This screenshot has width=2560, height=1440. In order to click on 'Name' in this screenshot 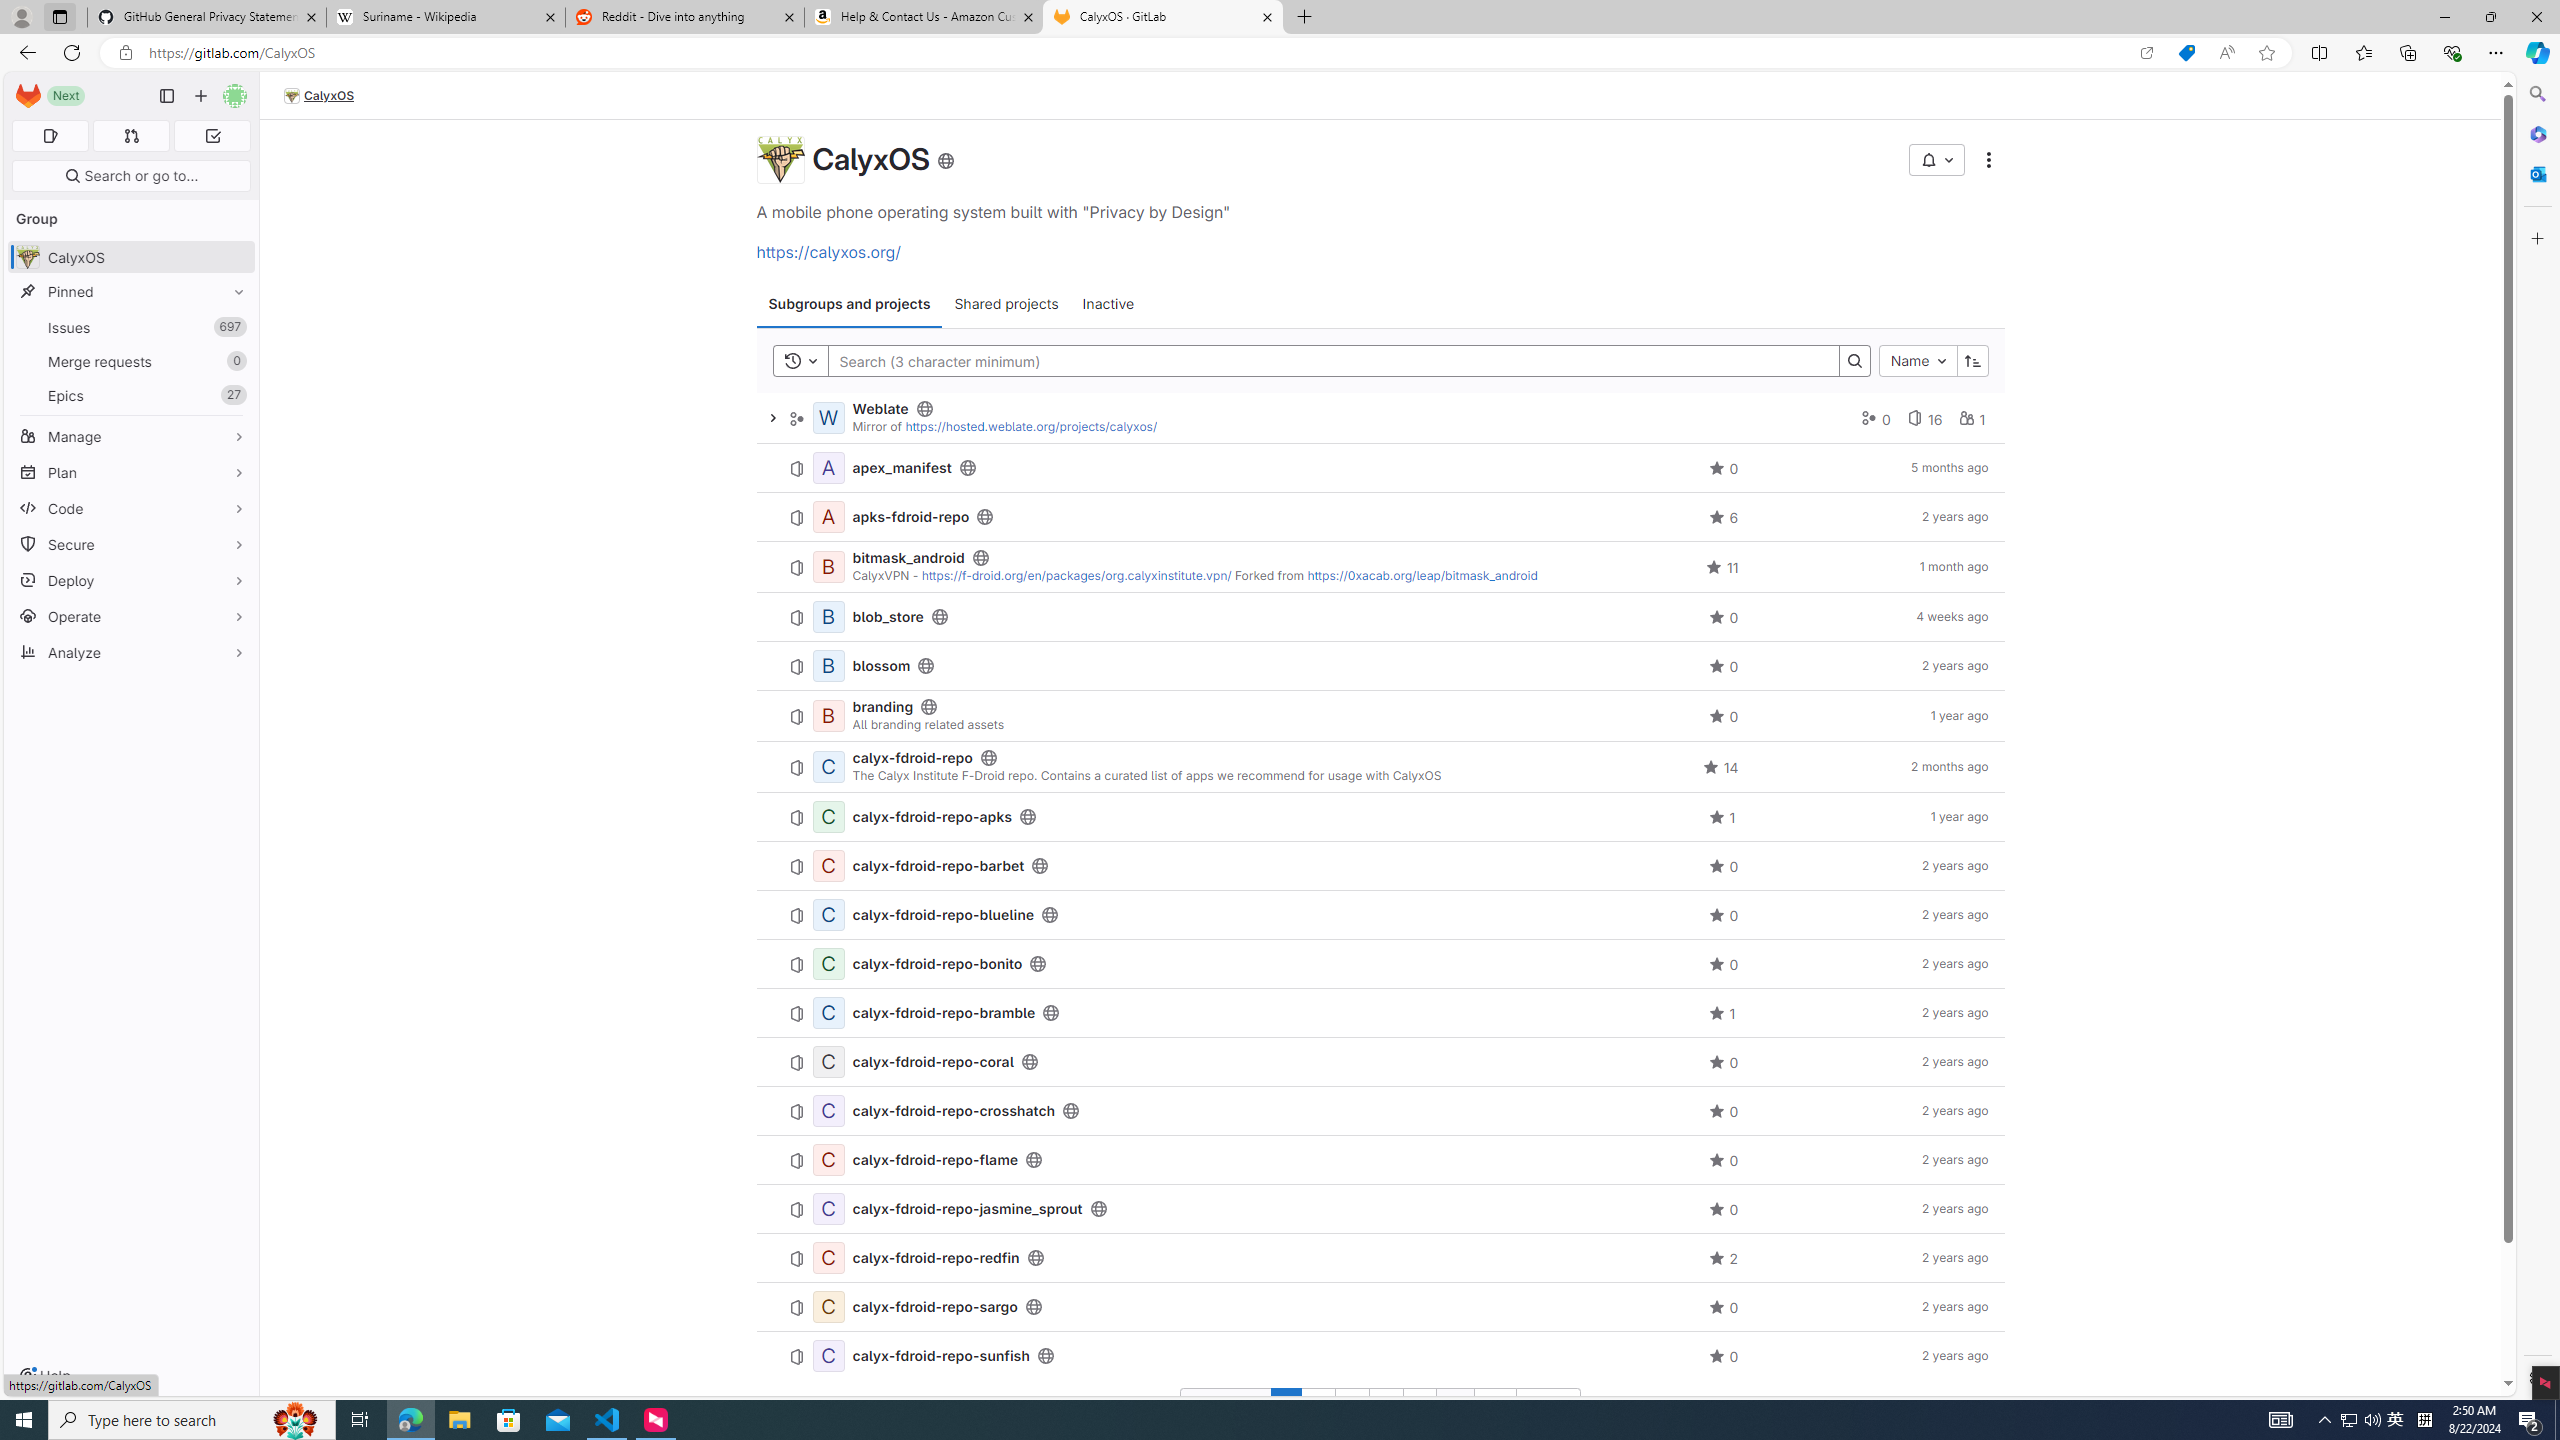, I will do `click(1917, 360)`.